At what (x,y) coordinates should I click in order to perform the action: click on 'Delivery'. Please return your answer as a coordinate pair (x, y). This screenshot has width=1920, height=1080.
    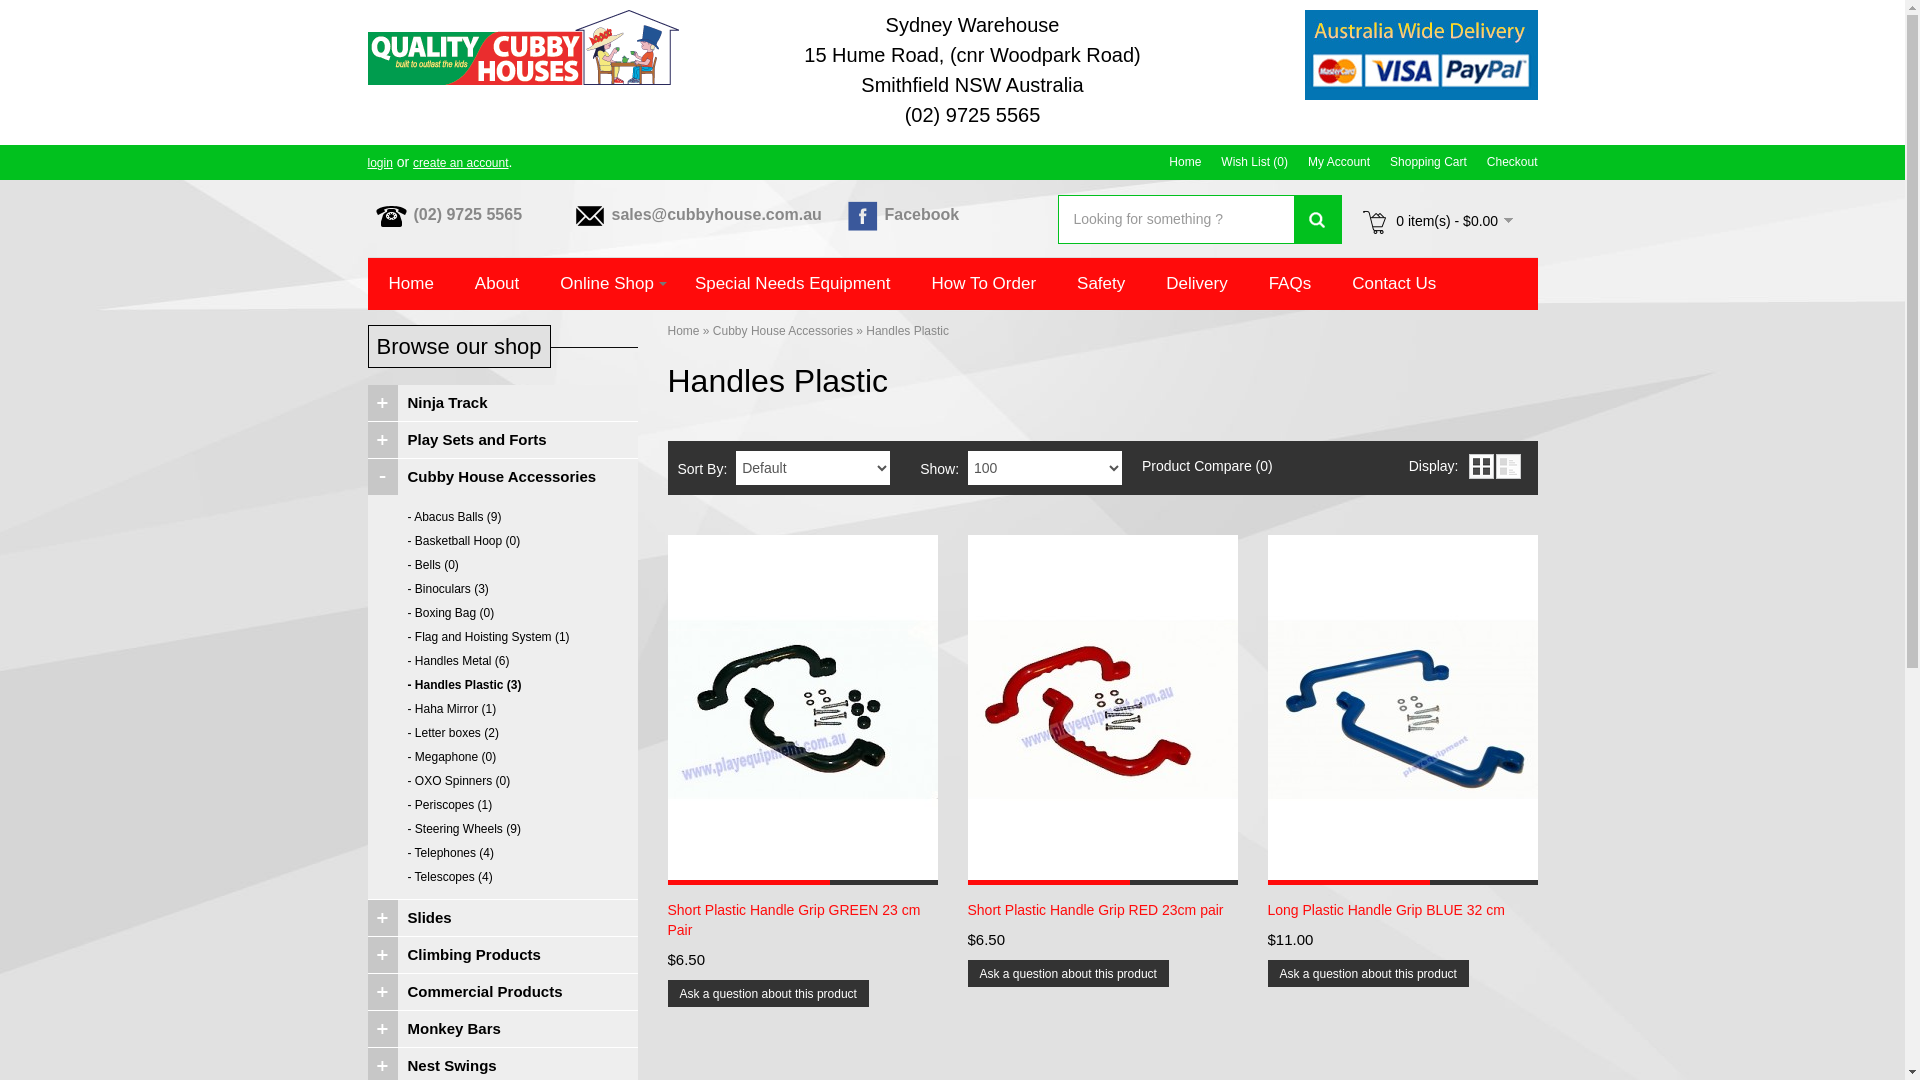
    Looking at the image, I should click on (1196, 284).